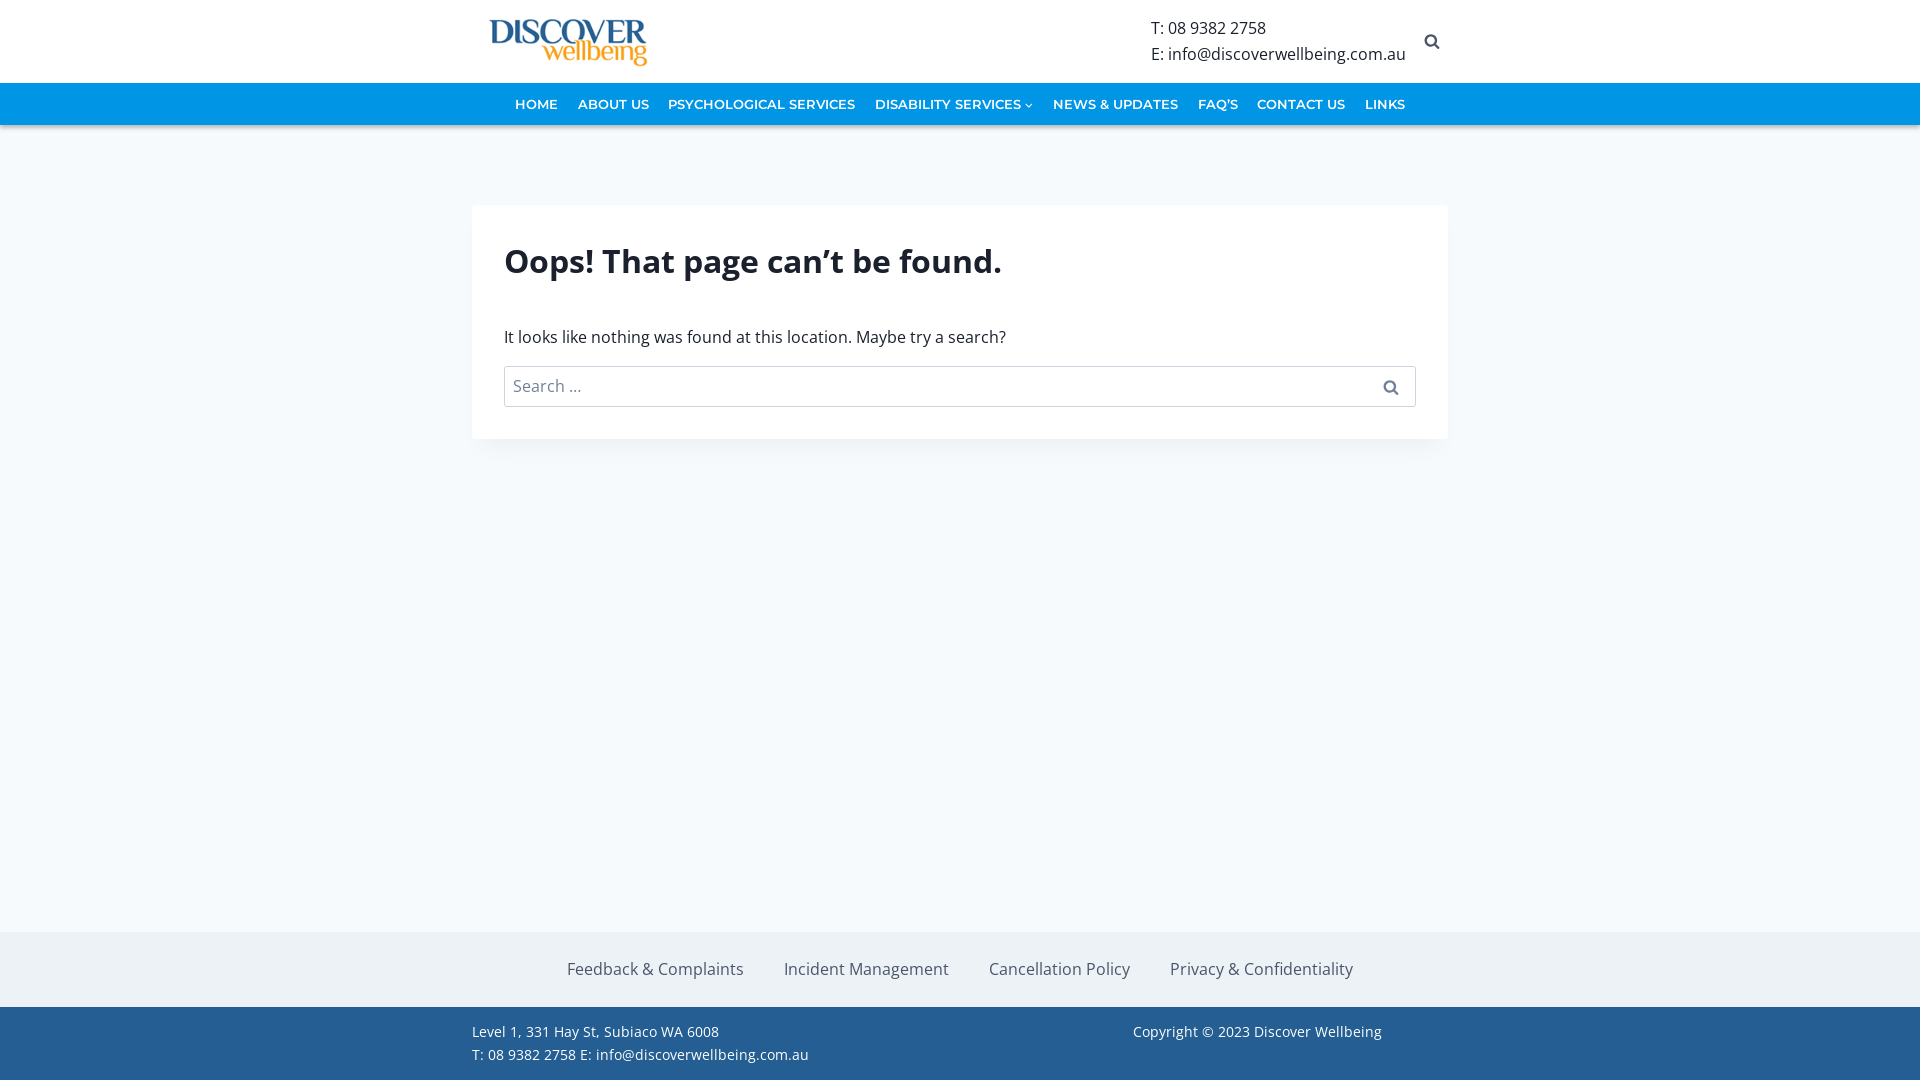 The height and width of the screenshot is (1080, 1920). What do you see at coordinates (655, 968) in the screenshot?
I see `'Feedback & Complaints'` at bounding box center [655, 968].